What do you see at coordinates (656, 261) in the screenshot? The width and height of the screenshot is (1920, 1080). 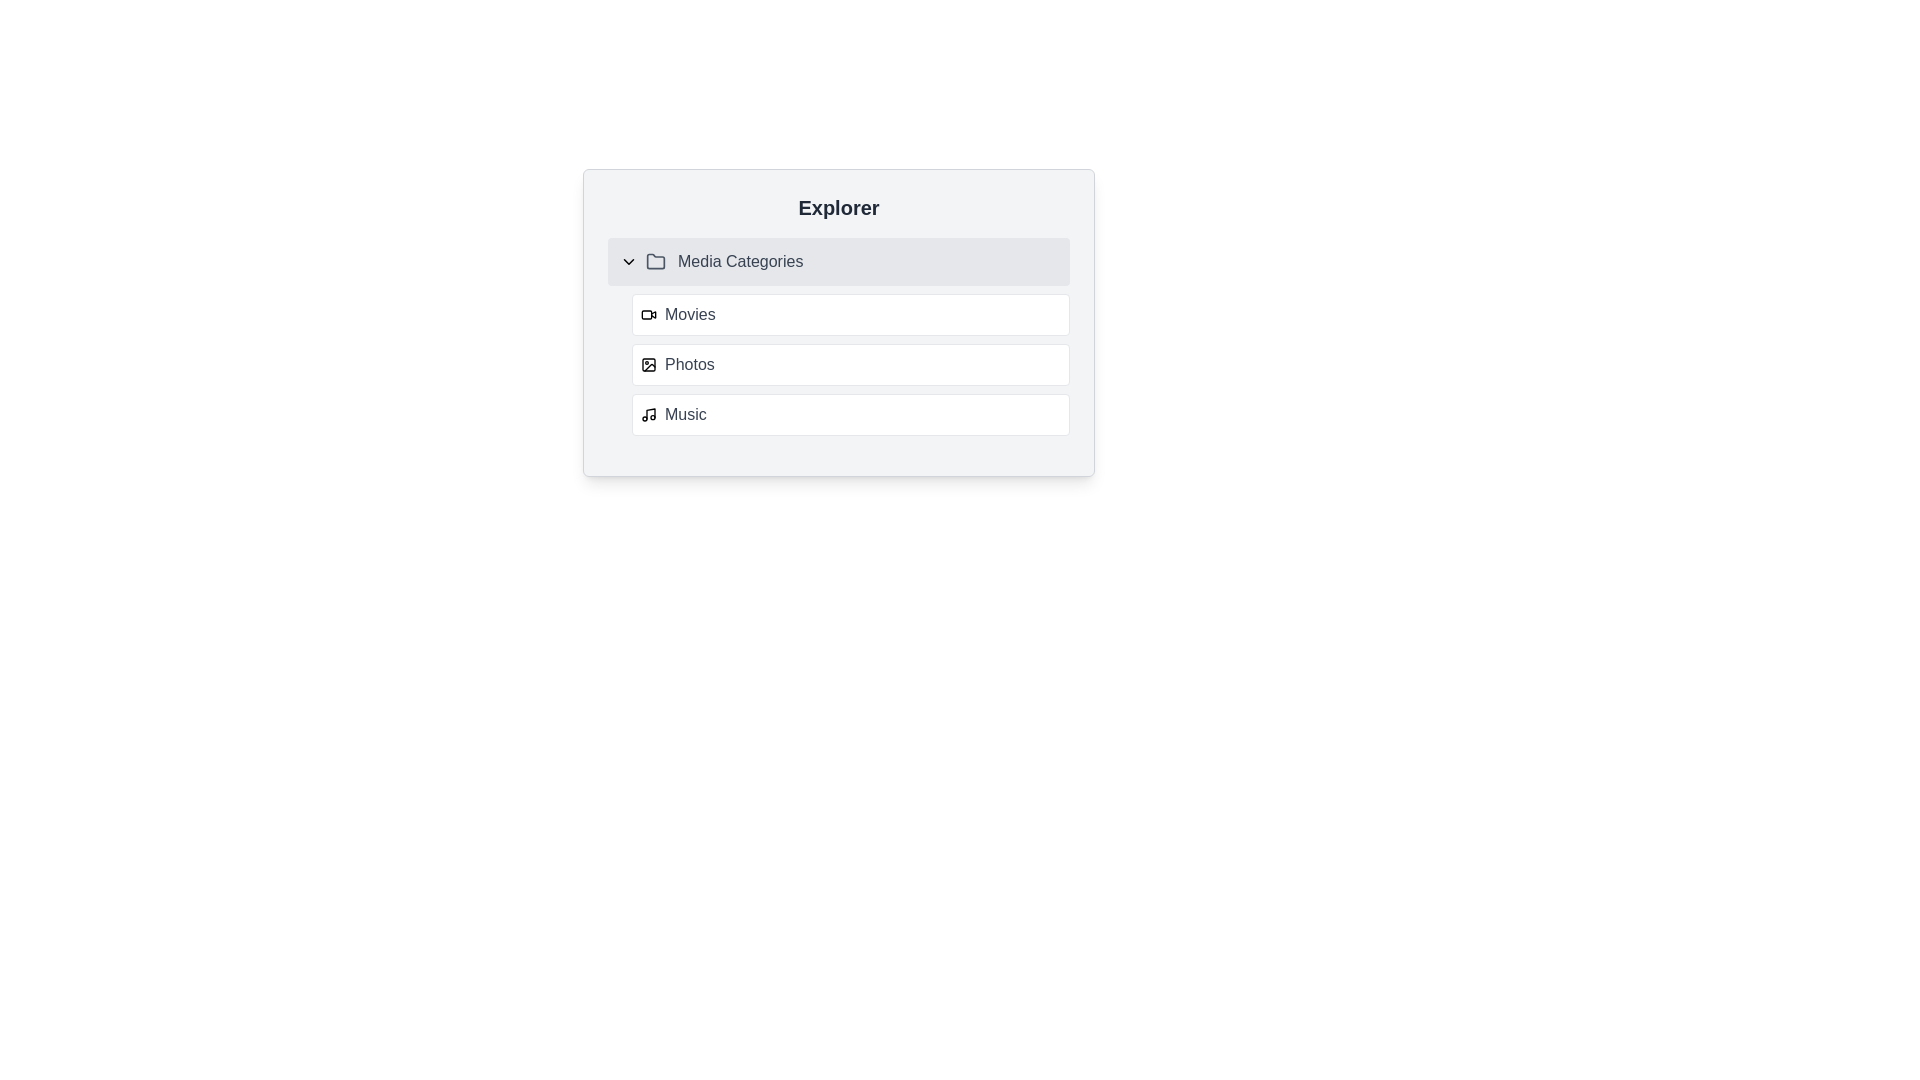 I see `the visual representation of the folder icon located in the 'Media Categories' section, positioned between the chevron-down icon and the text 'Media Categories'` at bounding box center [656, 261].